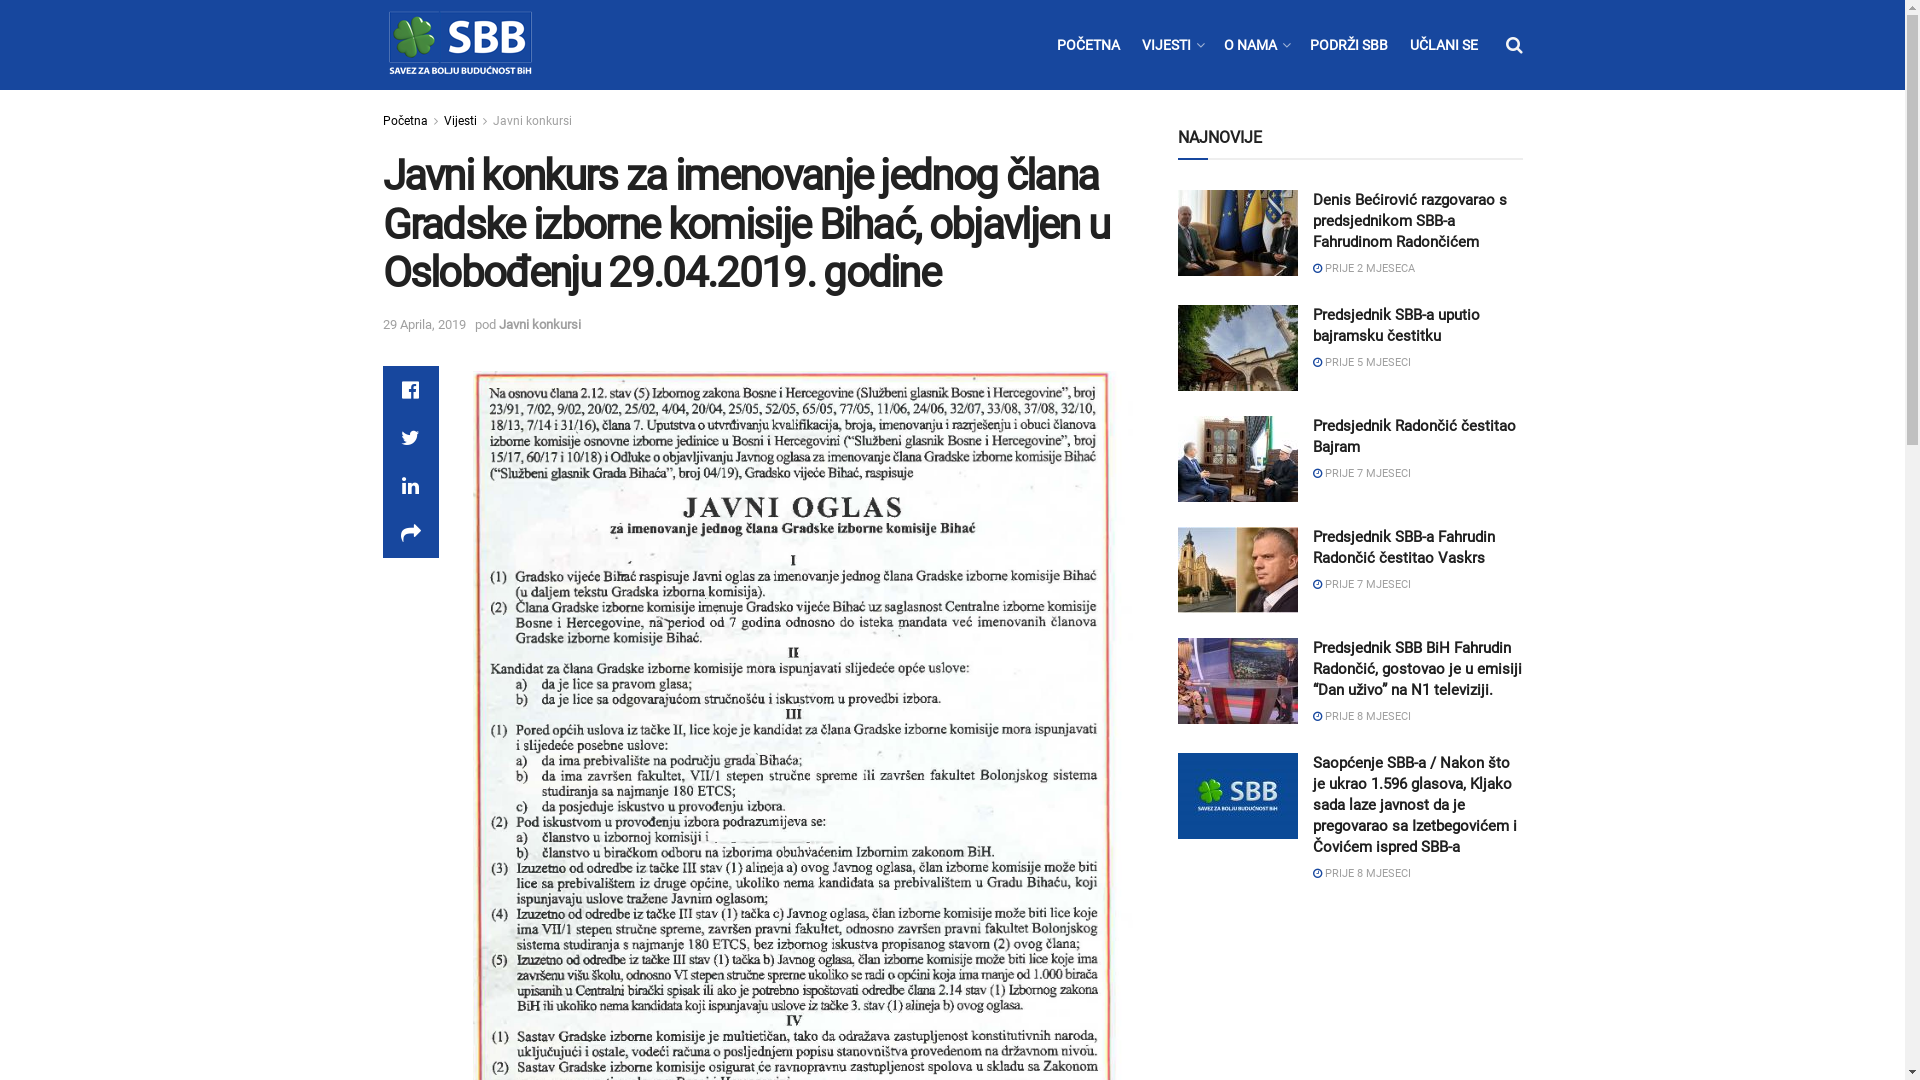 Image resolution: width=1920 pixels, height=1080 pixels. I want to click on 'PRIJE 5 MJESECI', so click(1360, 362).